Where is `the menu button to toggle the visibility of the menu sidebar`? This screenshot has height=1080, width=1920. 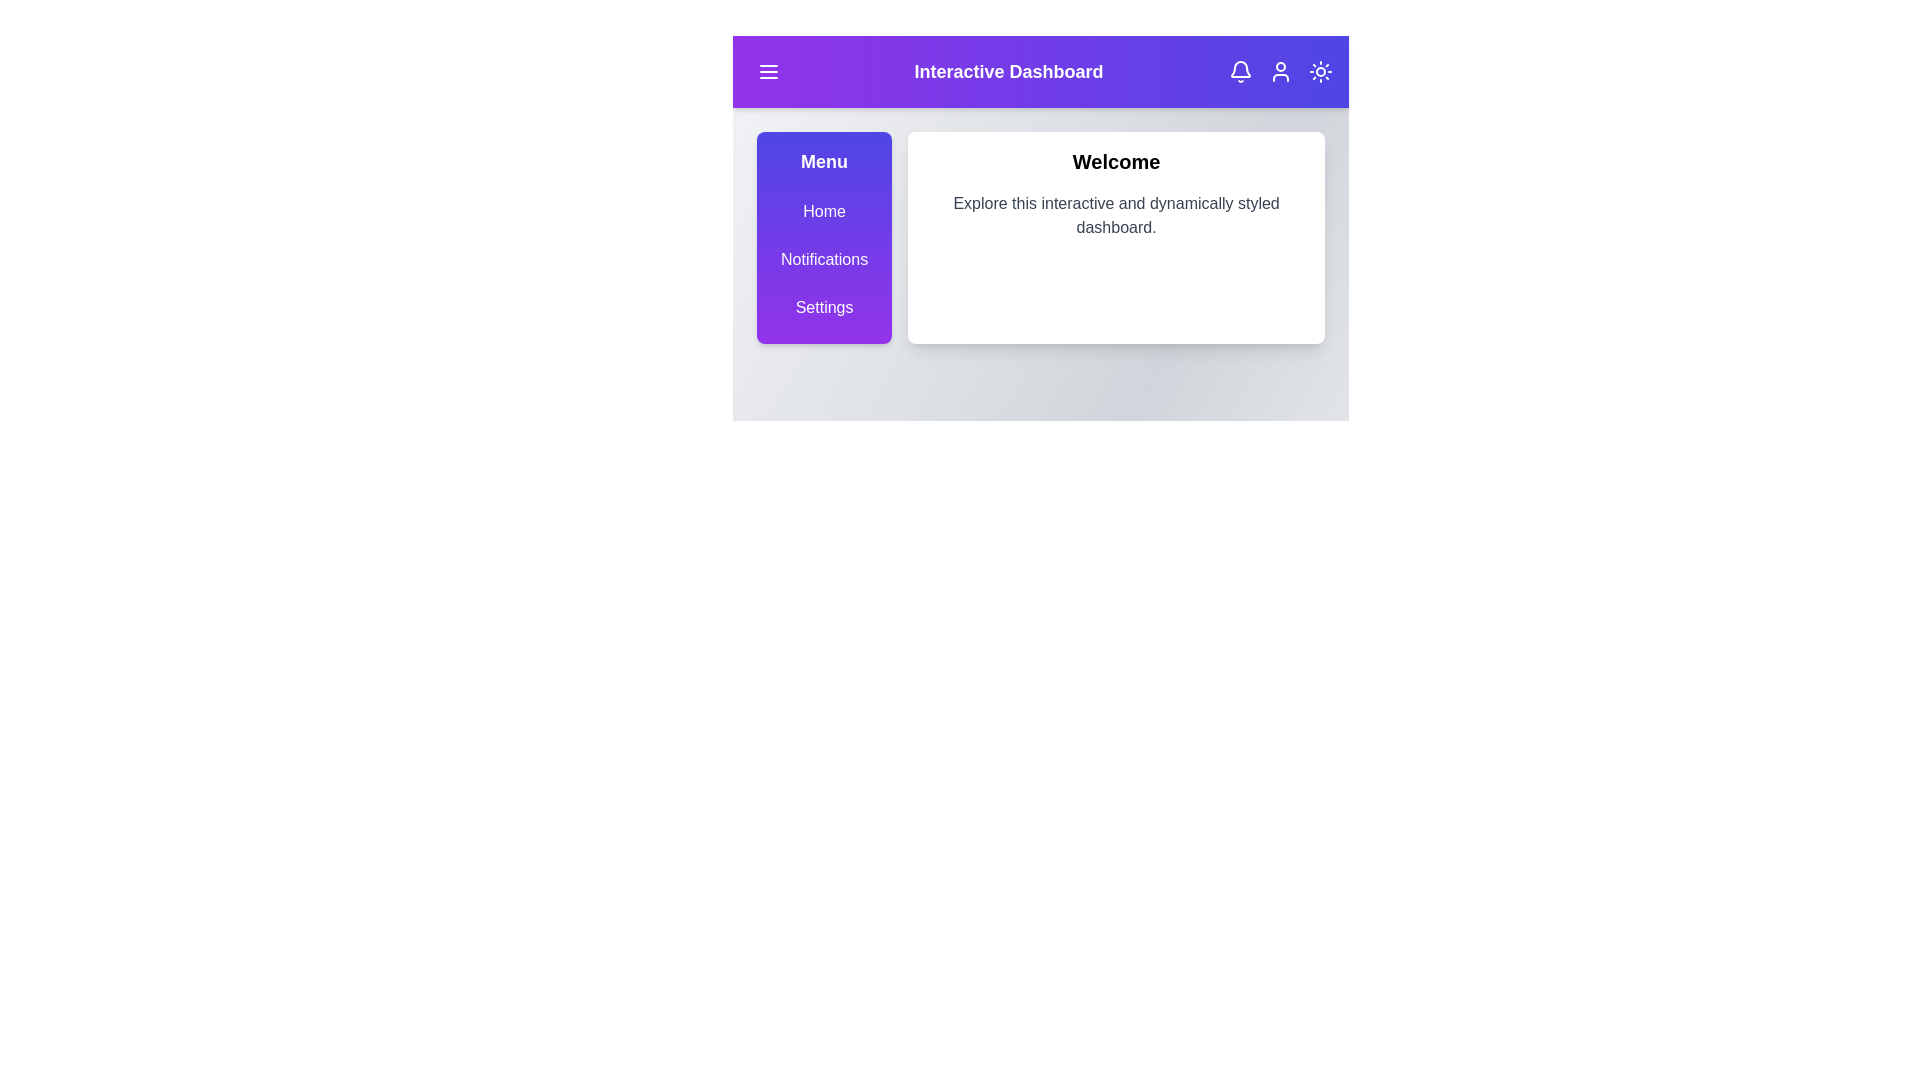 the menu button to toggle the visibility of the menu sidebar is located at coordinates (767, 71).